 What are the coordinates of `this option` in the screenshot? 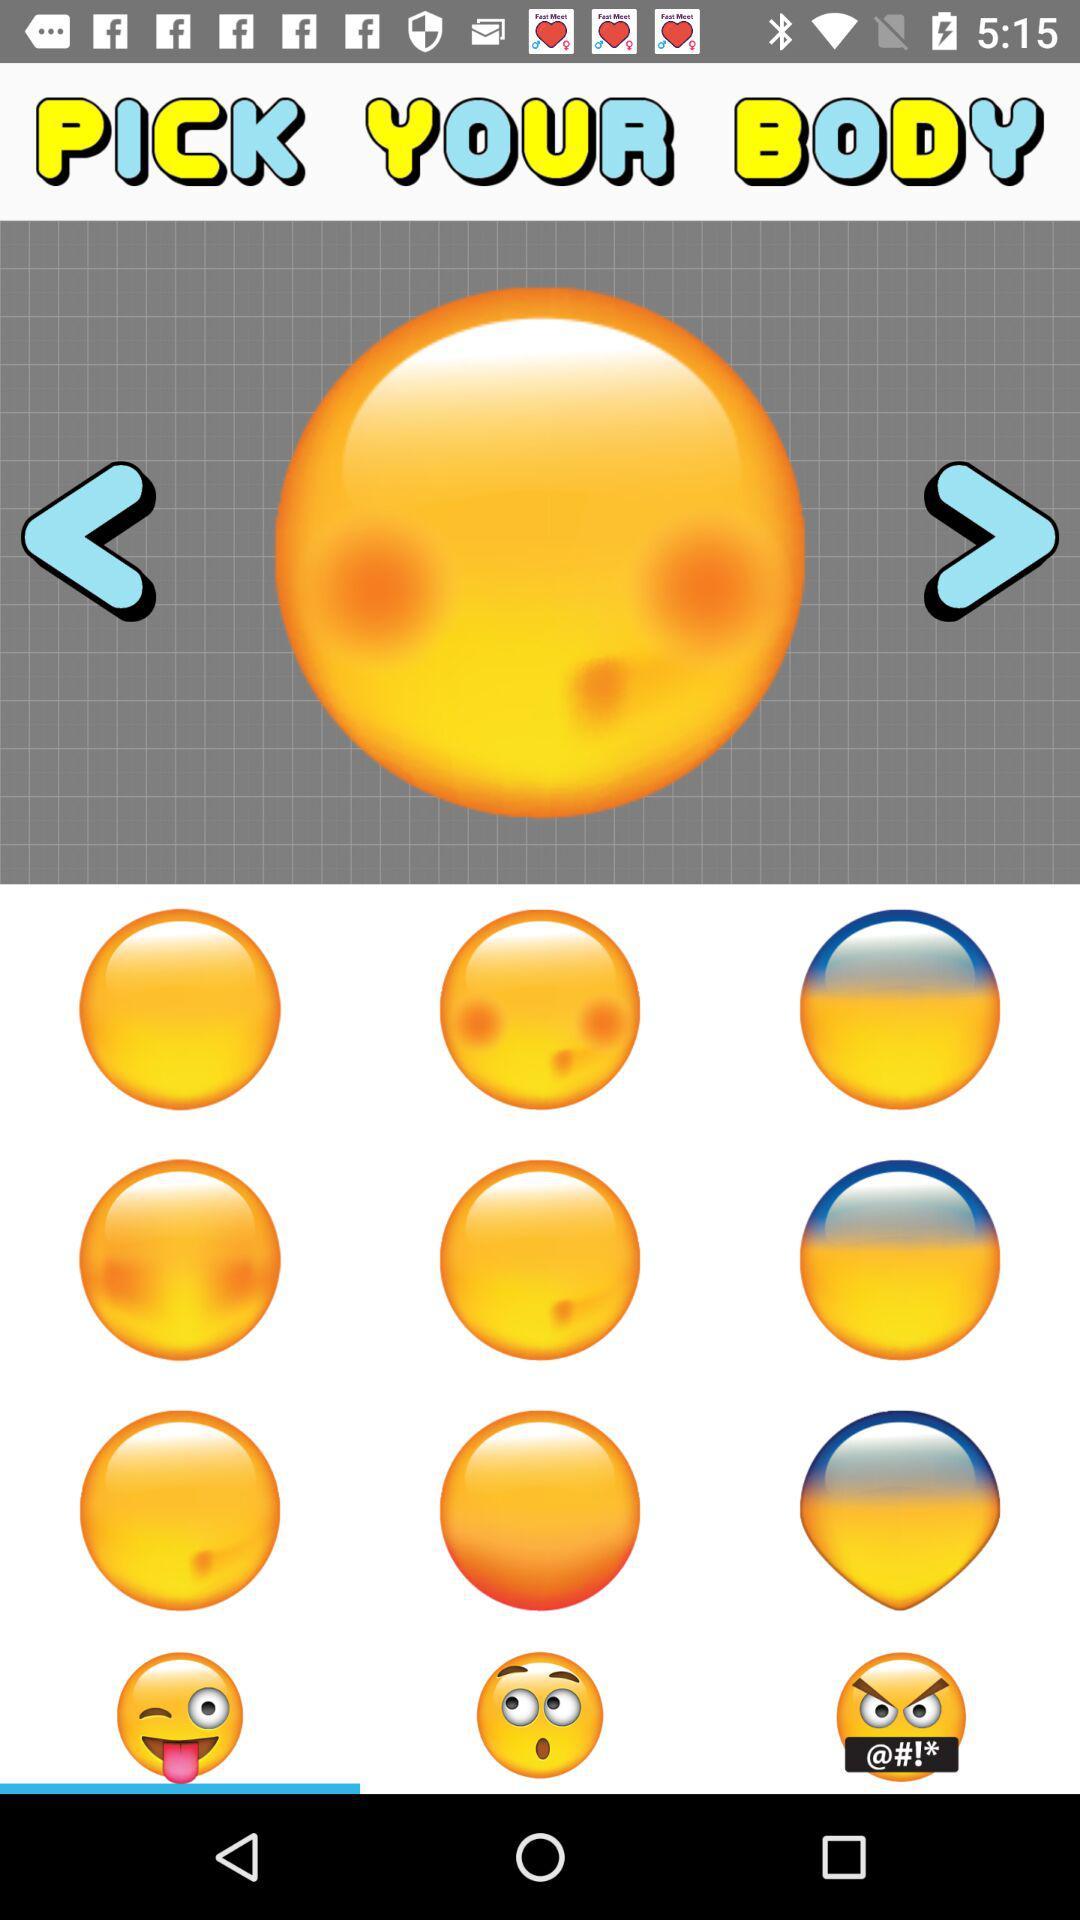 It's located at (540, 1510).